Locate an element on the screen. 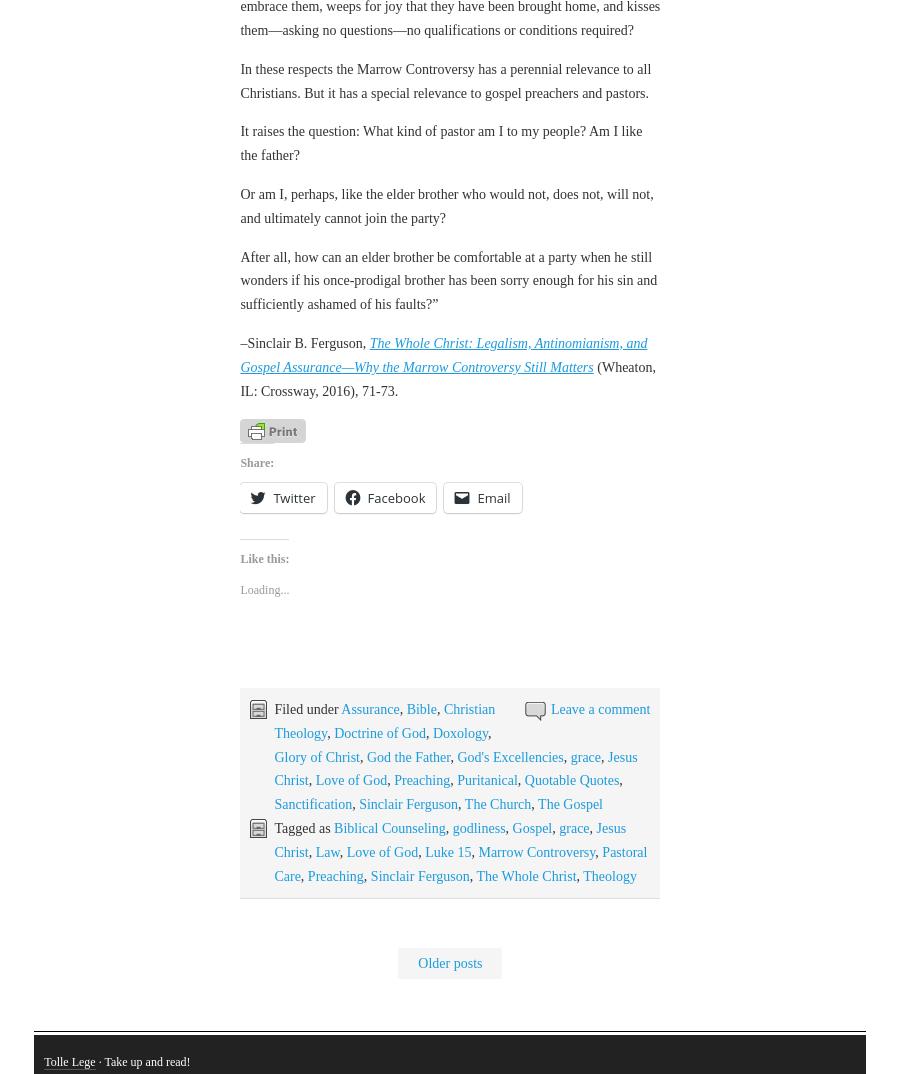 This screenshot has width=900, height=1074. 'Tolle Lege' is located at coordinates (68, 951).